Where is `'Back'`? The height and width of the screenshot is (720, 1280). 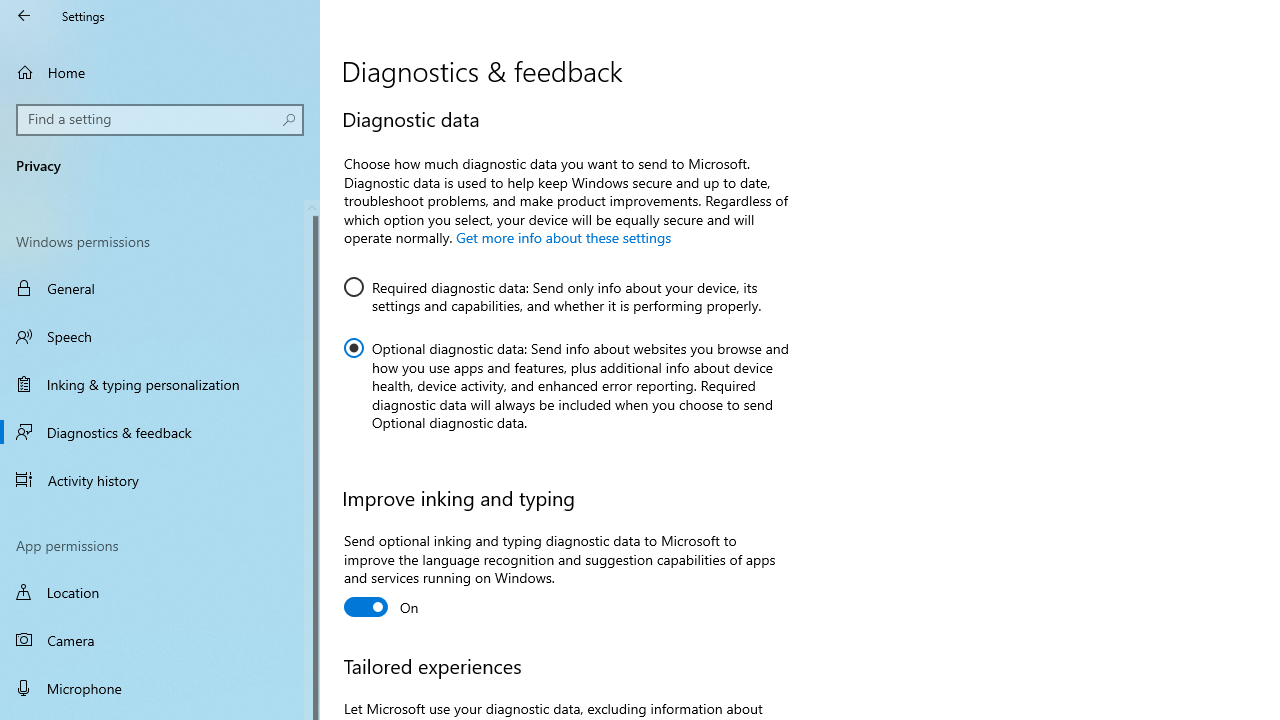
'Back' is located at coordinates (24, 15).